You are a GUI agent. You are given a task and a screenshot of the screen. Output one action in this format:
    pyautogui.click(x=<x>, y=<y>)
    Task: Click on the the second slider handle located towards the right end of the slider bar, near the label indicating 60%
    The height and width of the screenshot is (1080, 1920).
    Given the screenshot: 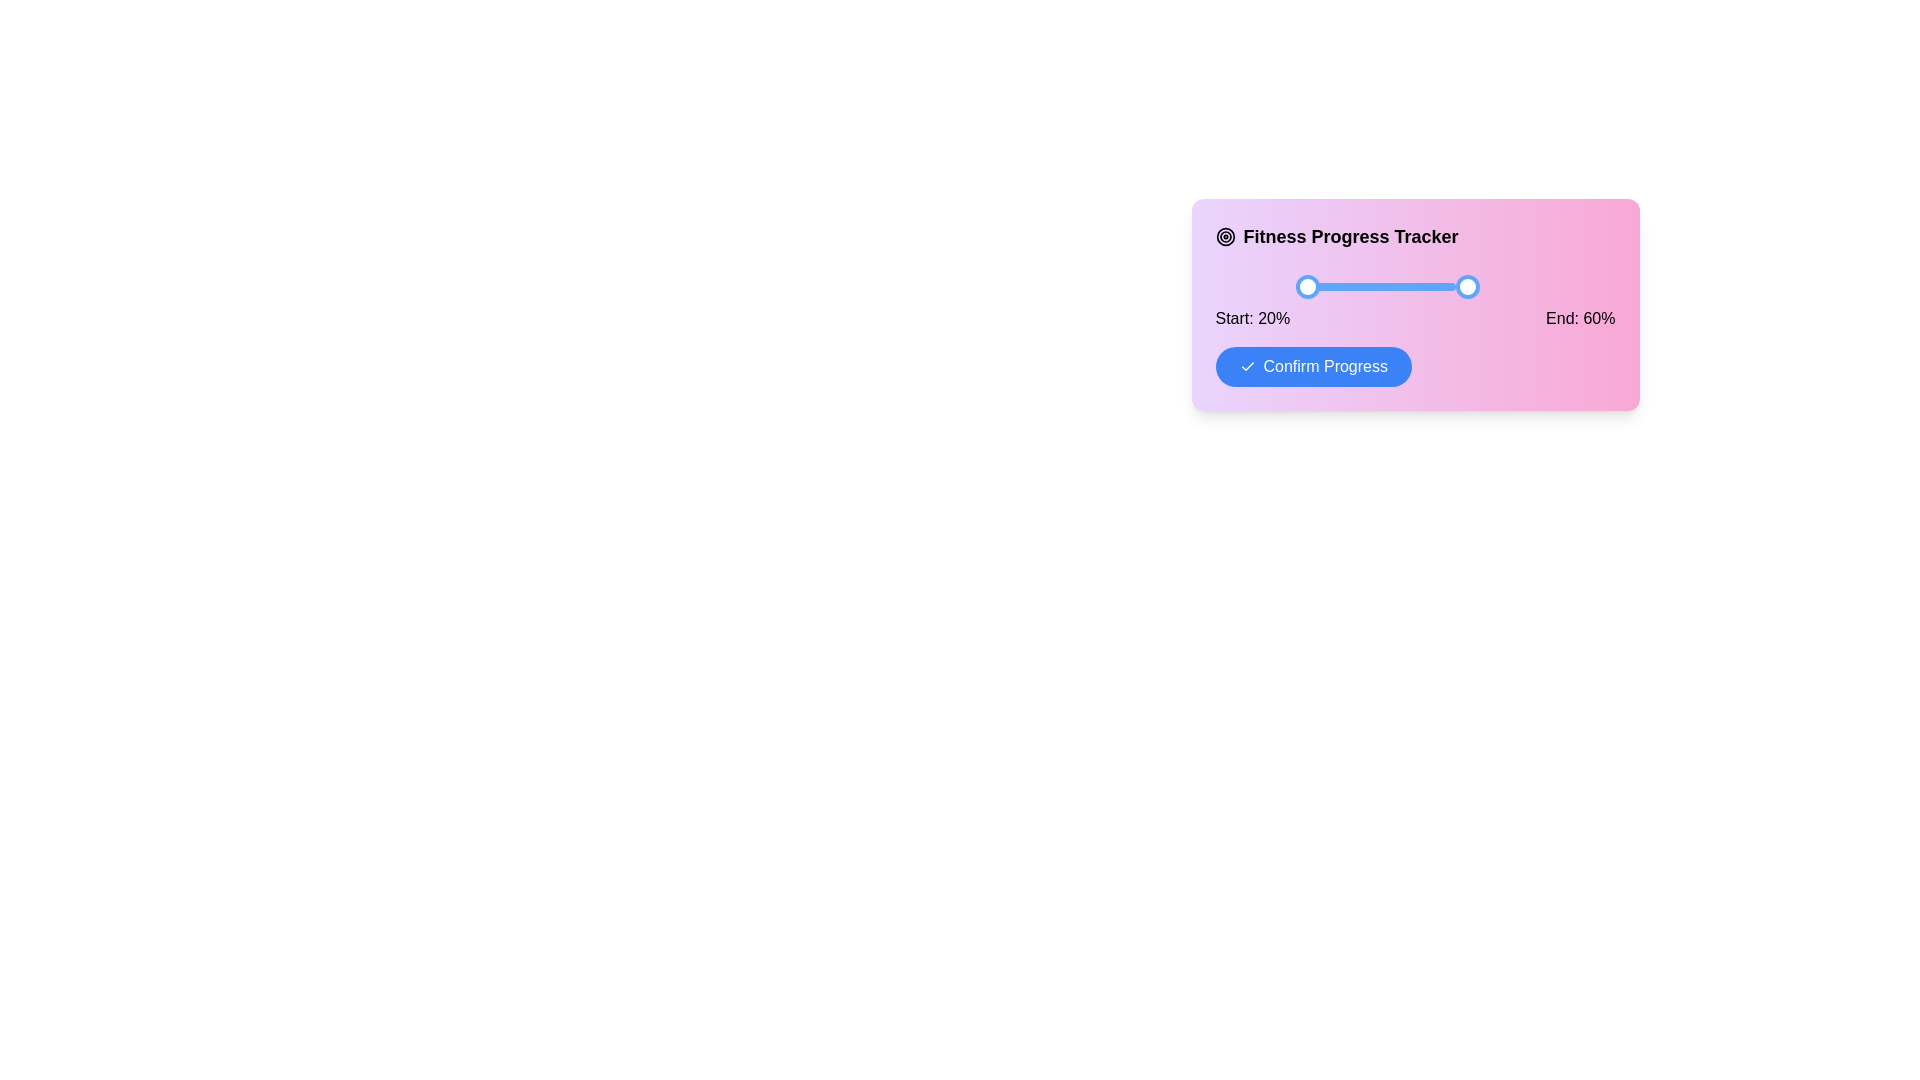 What is the action you would take?
    pyautogui.click(x=1467, y=286)
    